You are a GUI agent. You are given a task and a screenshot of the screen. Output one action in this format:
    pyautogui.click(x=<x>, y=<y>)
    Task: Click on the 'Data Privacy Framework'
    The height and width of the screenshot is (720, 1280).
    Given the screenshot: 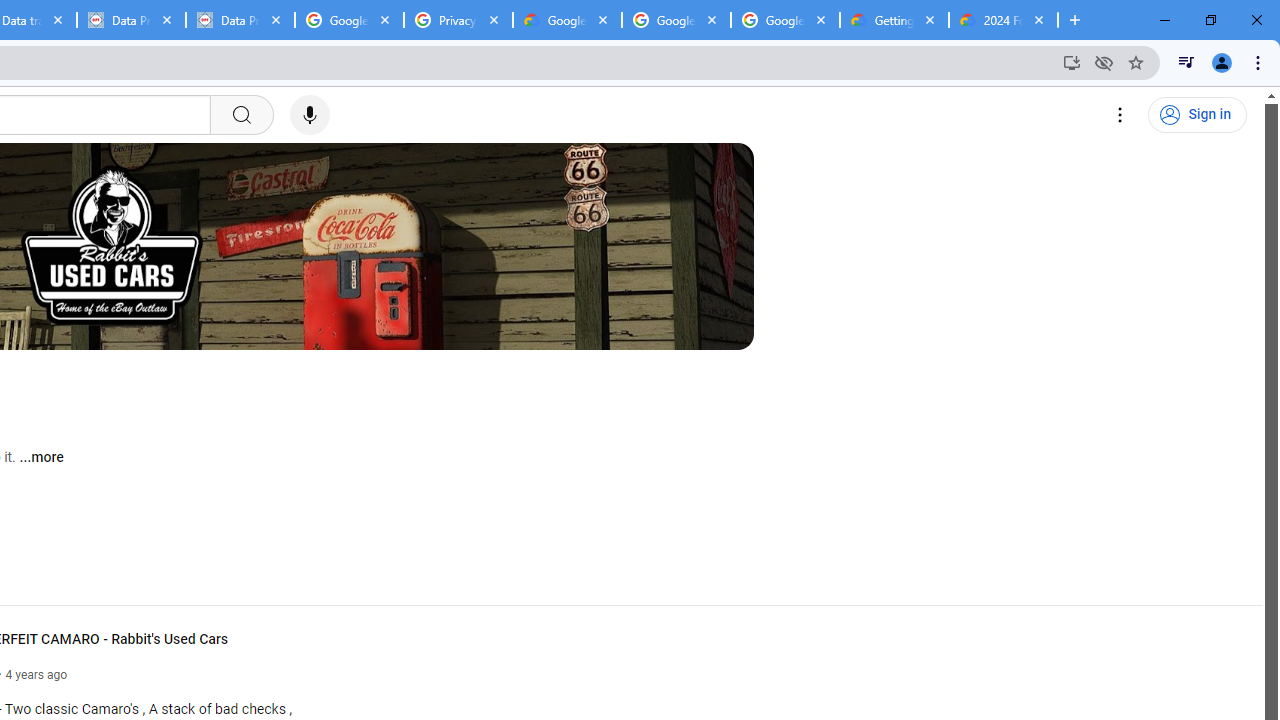 What is the action you would take?
    pyautogui.click(x=240, y=20)
    